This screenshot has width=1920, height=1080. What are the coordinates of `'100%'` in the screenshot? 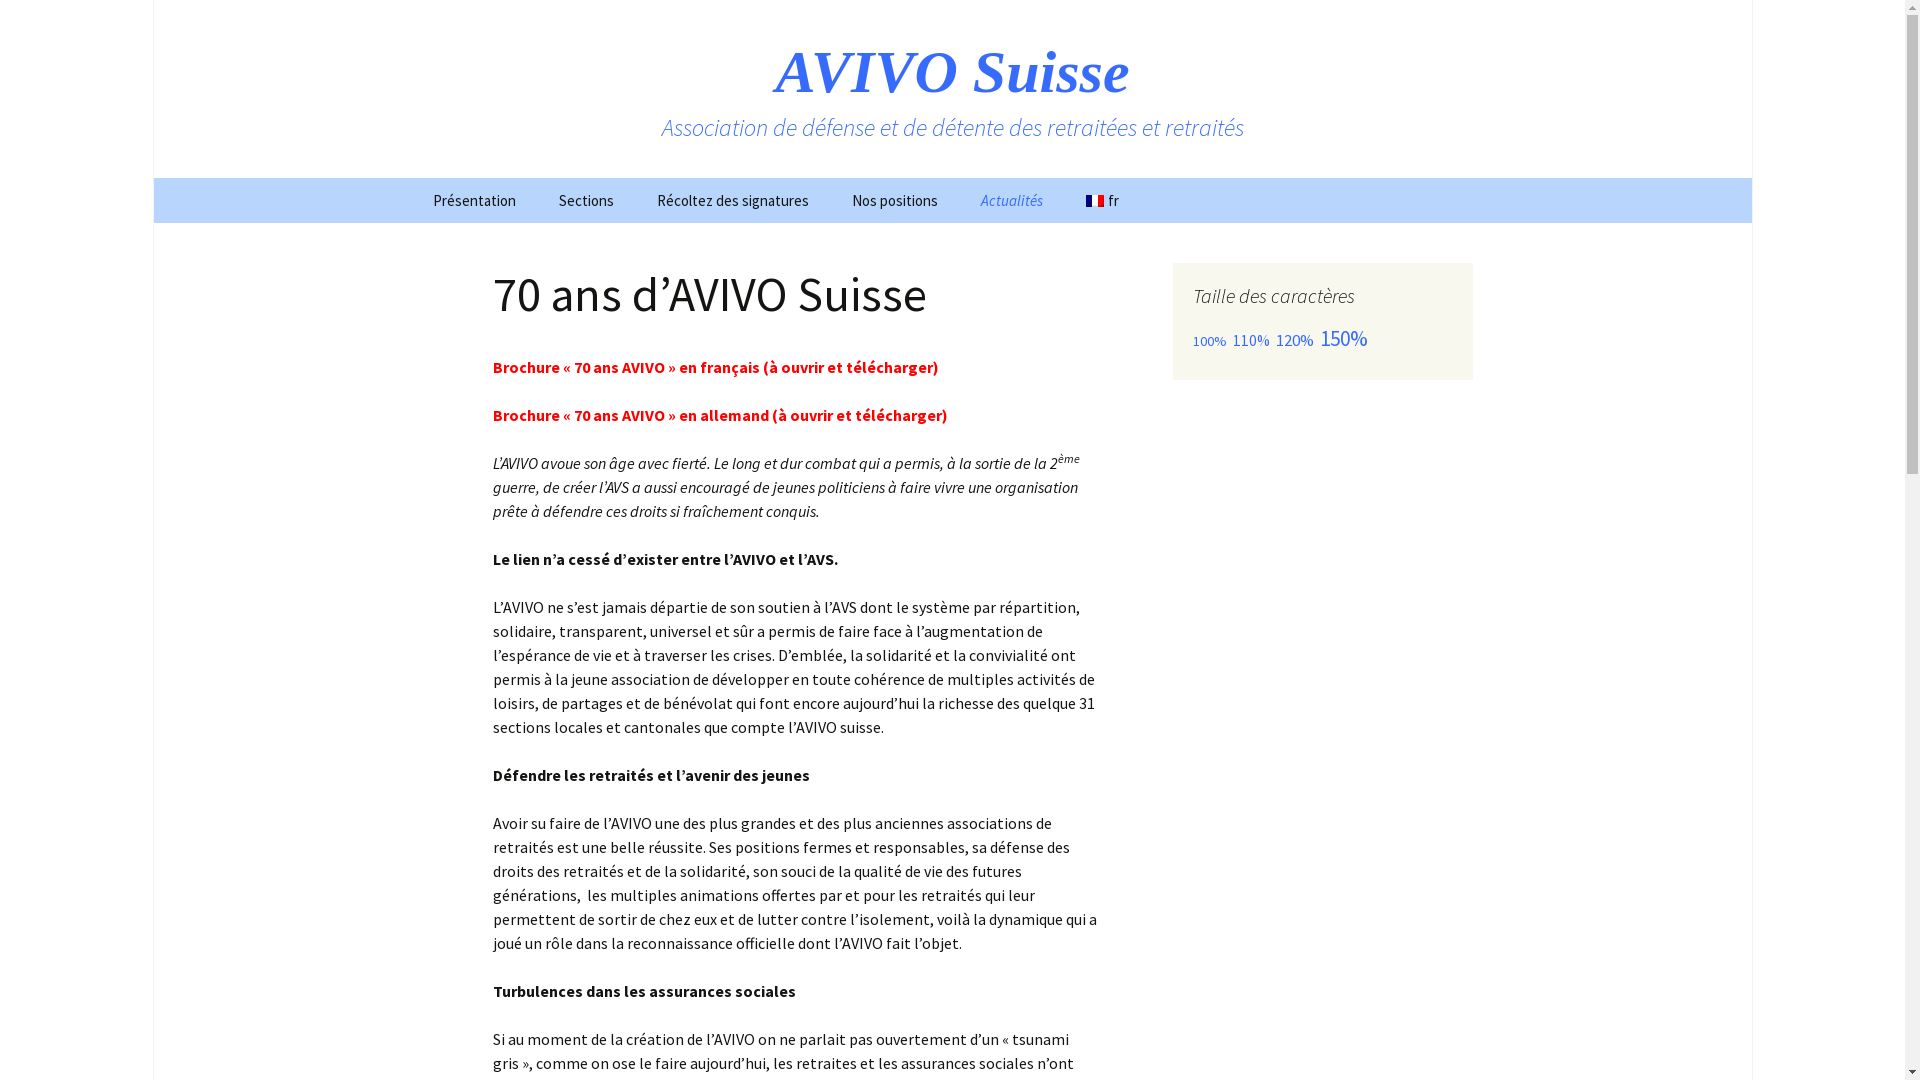 It's located at (1191, 339).